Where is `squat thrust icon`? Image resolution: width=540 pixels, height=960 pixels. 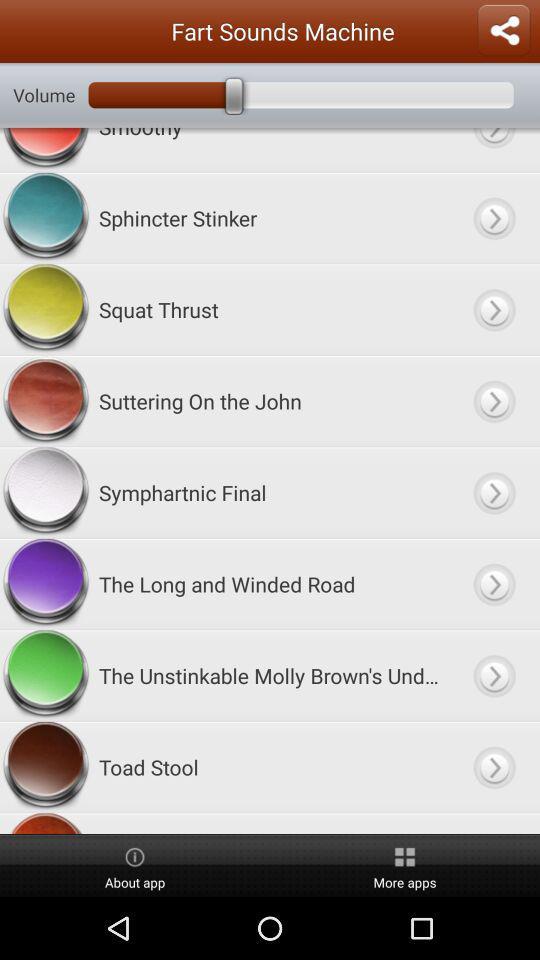 squat thrust icon is located at coordinates (269, 309).